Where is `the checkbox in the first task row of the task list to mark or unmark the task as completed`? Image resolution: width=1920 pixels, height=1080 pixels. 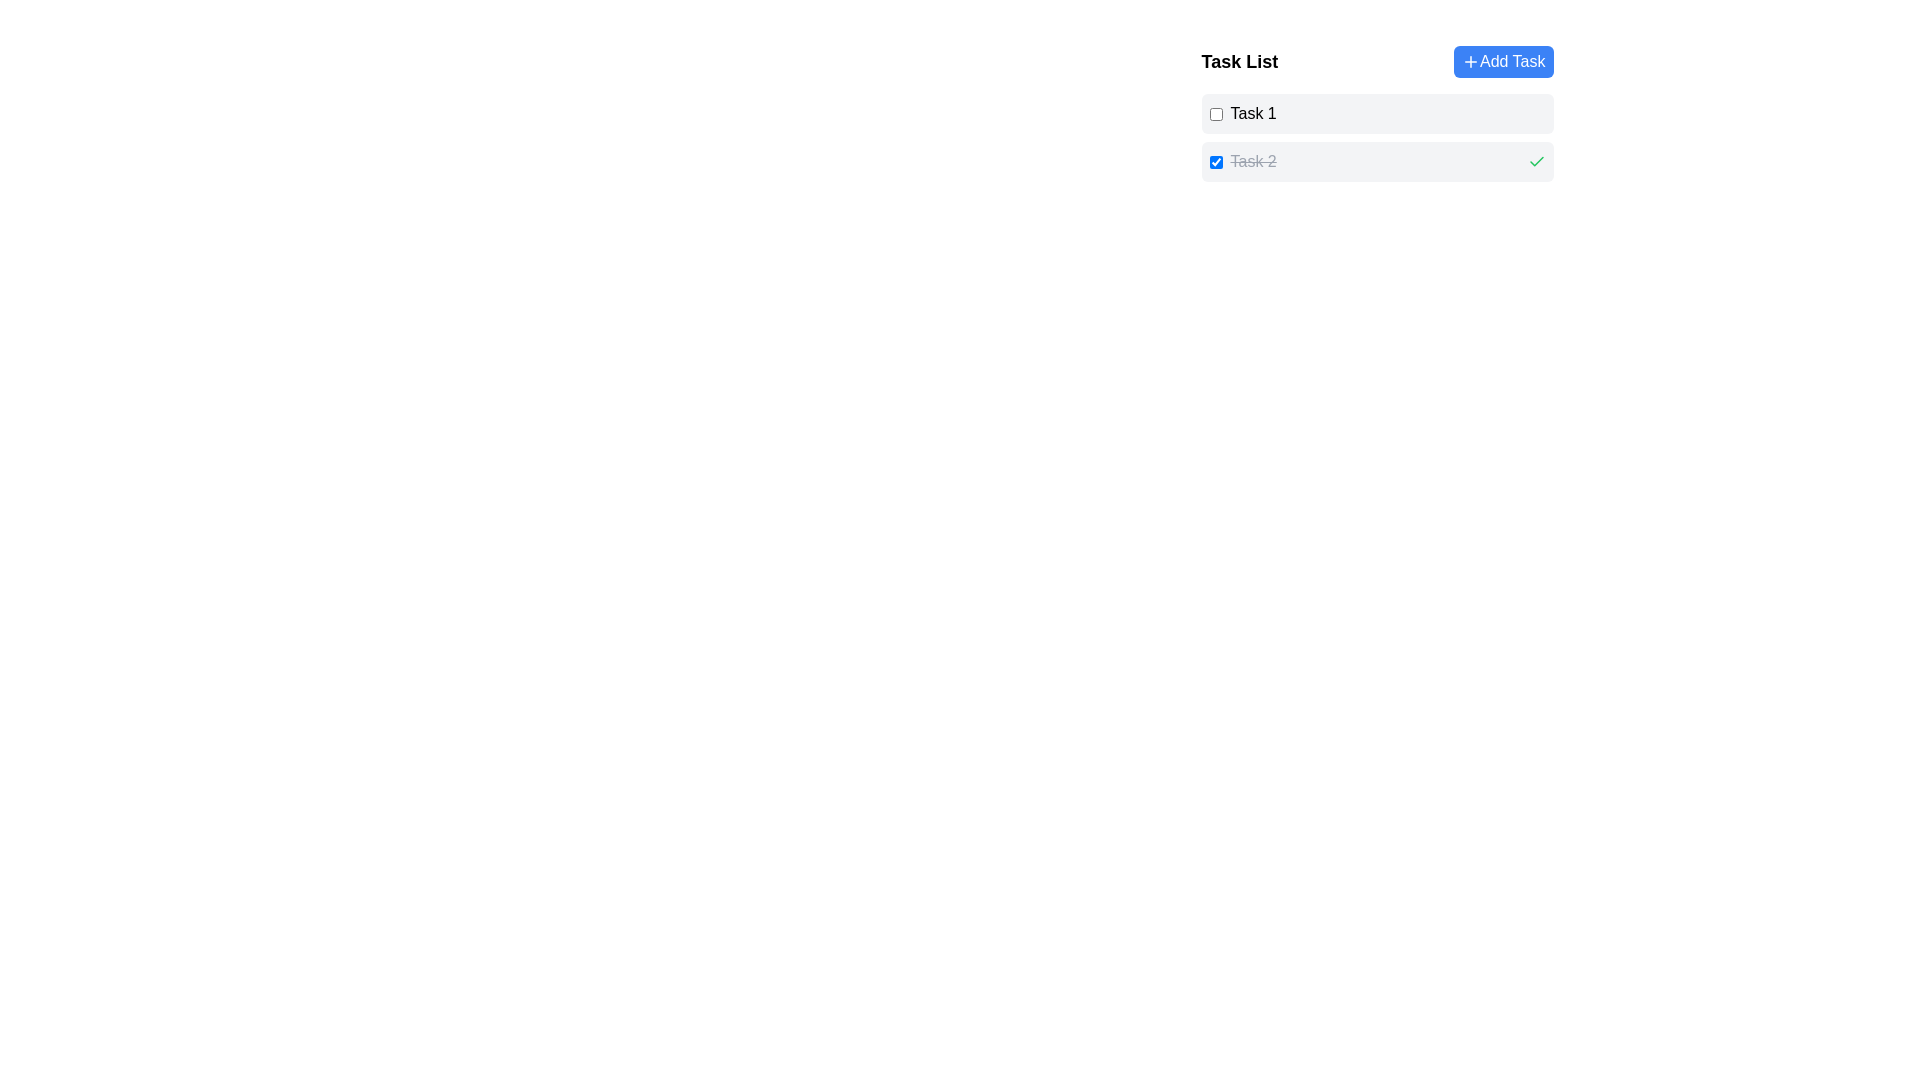
the checkbox in the first task row of the task list to mark or unmark the task as completed is located at coordinates (1376, 114).